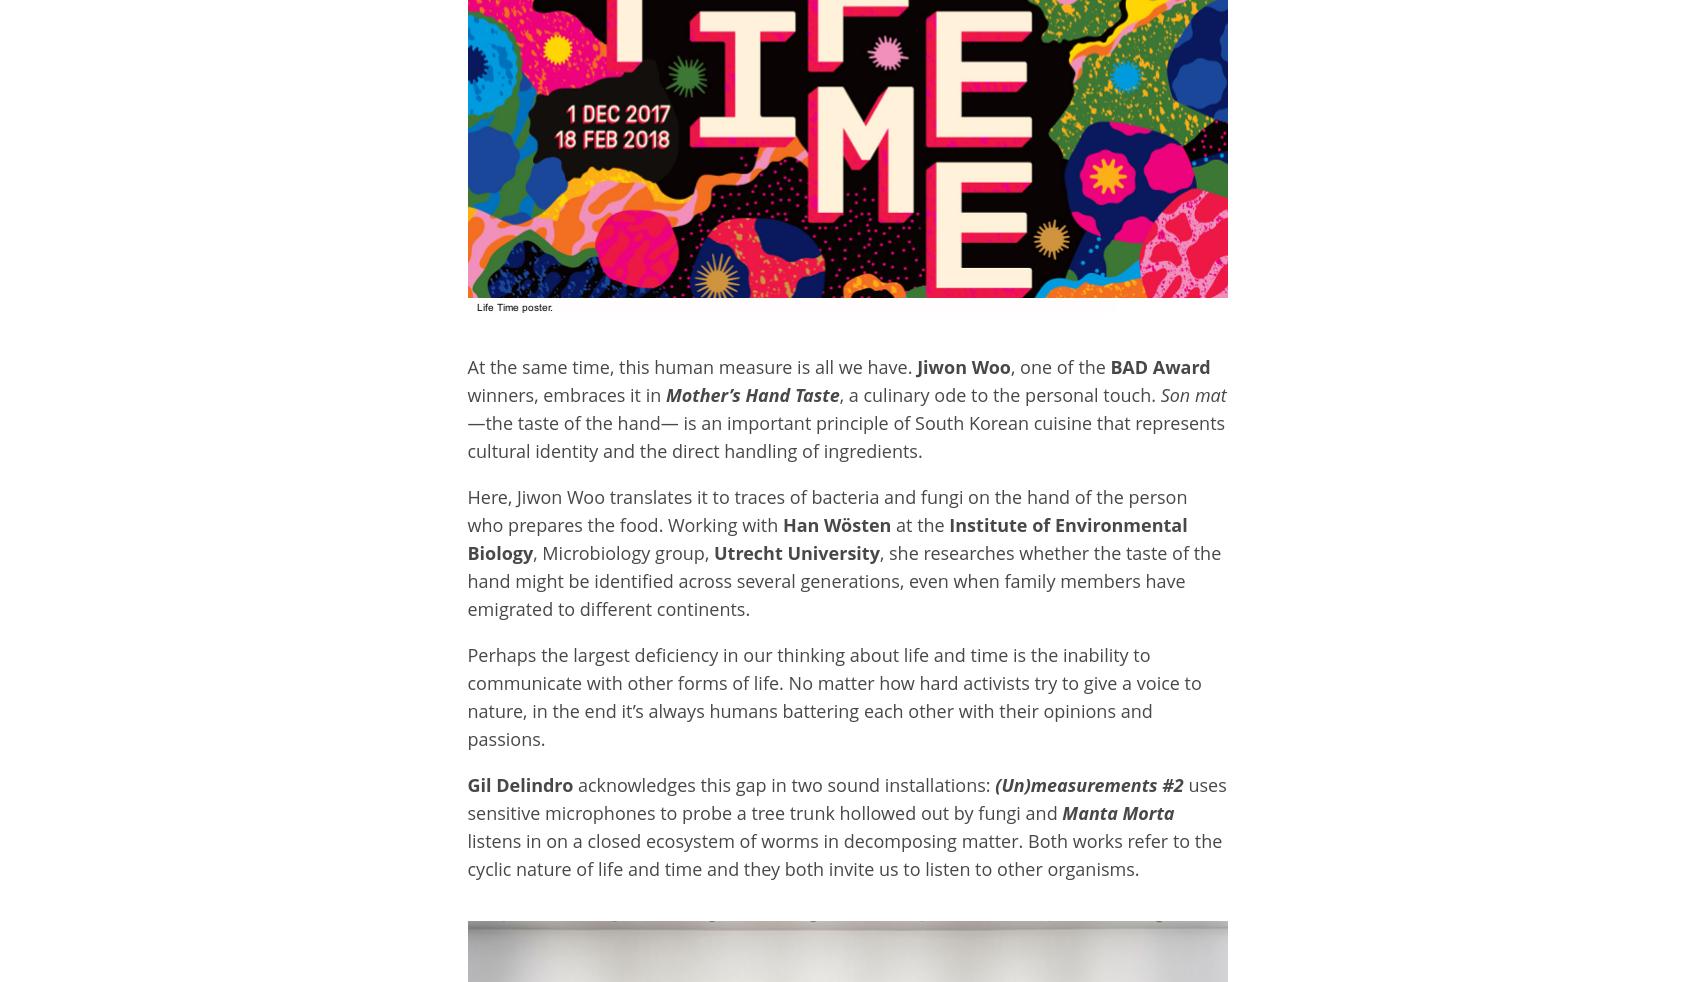 This screenshot has width=1695, height=982. I want to click on 'Here, Jiwon Woo translates it to traces of bacteria and fungi on the hand of the person who prepares the food. Working with', so click(826, 510).